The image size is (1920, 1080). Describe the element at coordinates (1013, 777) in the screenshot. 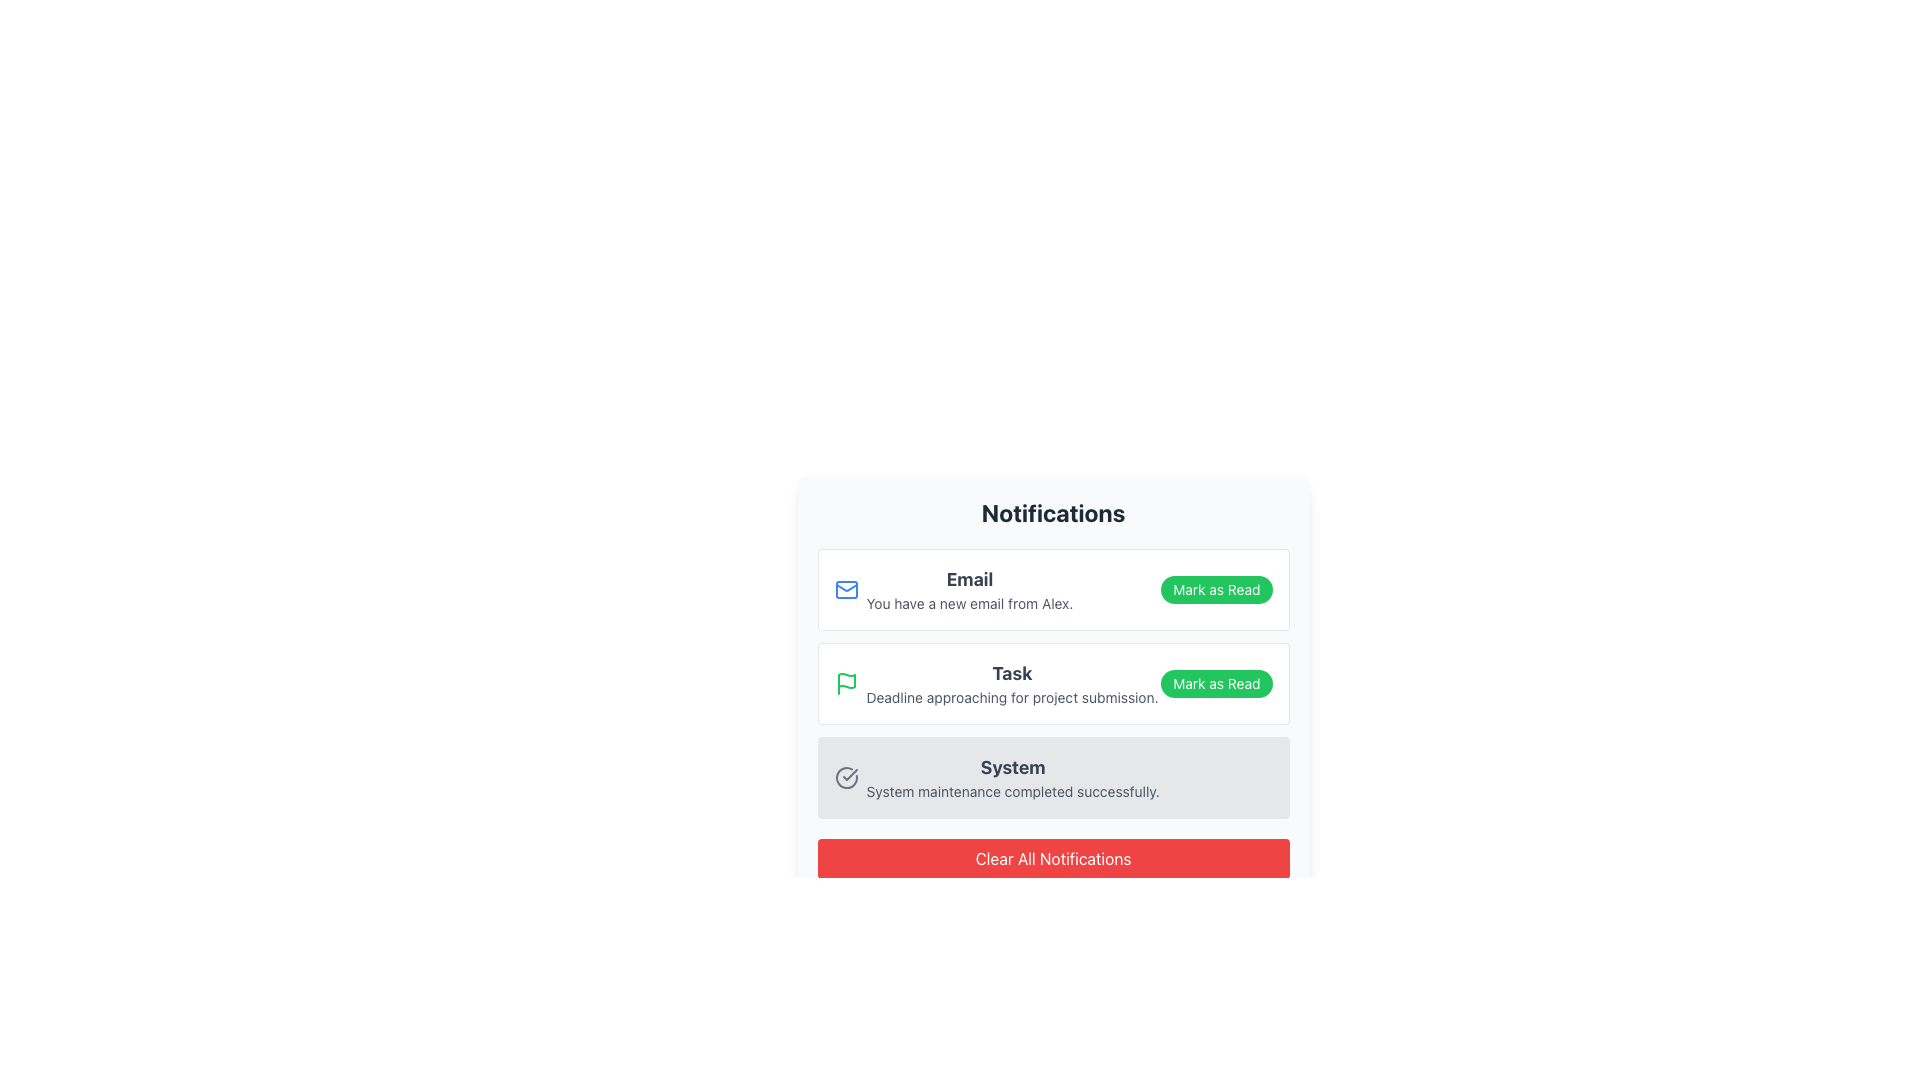

I see `the third notification message in the Notifications section, which states 'System maintenance completed successfully.'` at that location.